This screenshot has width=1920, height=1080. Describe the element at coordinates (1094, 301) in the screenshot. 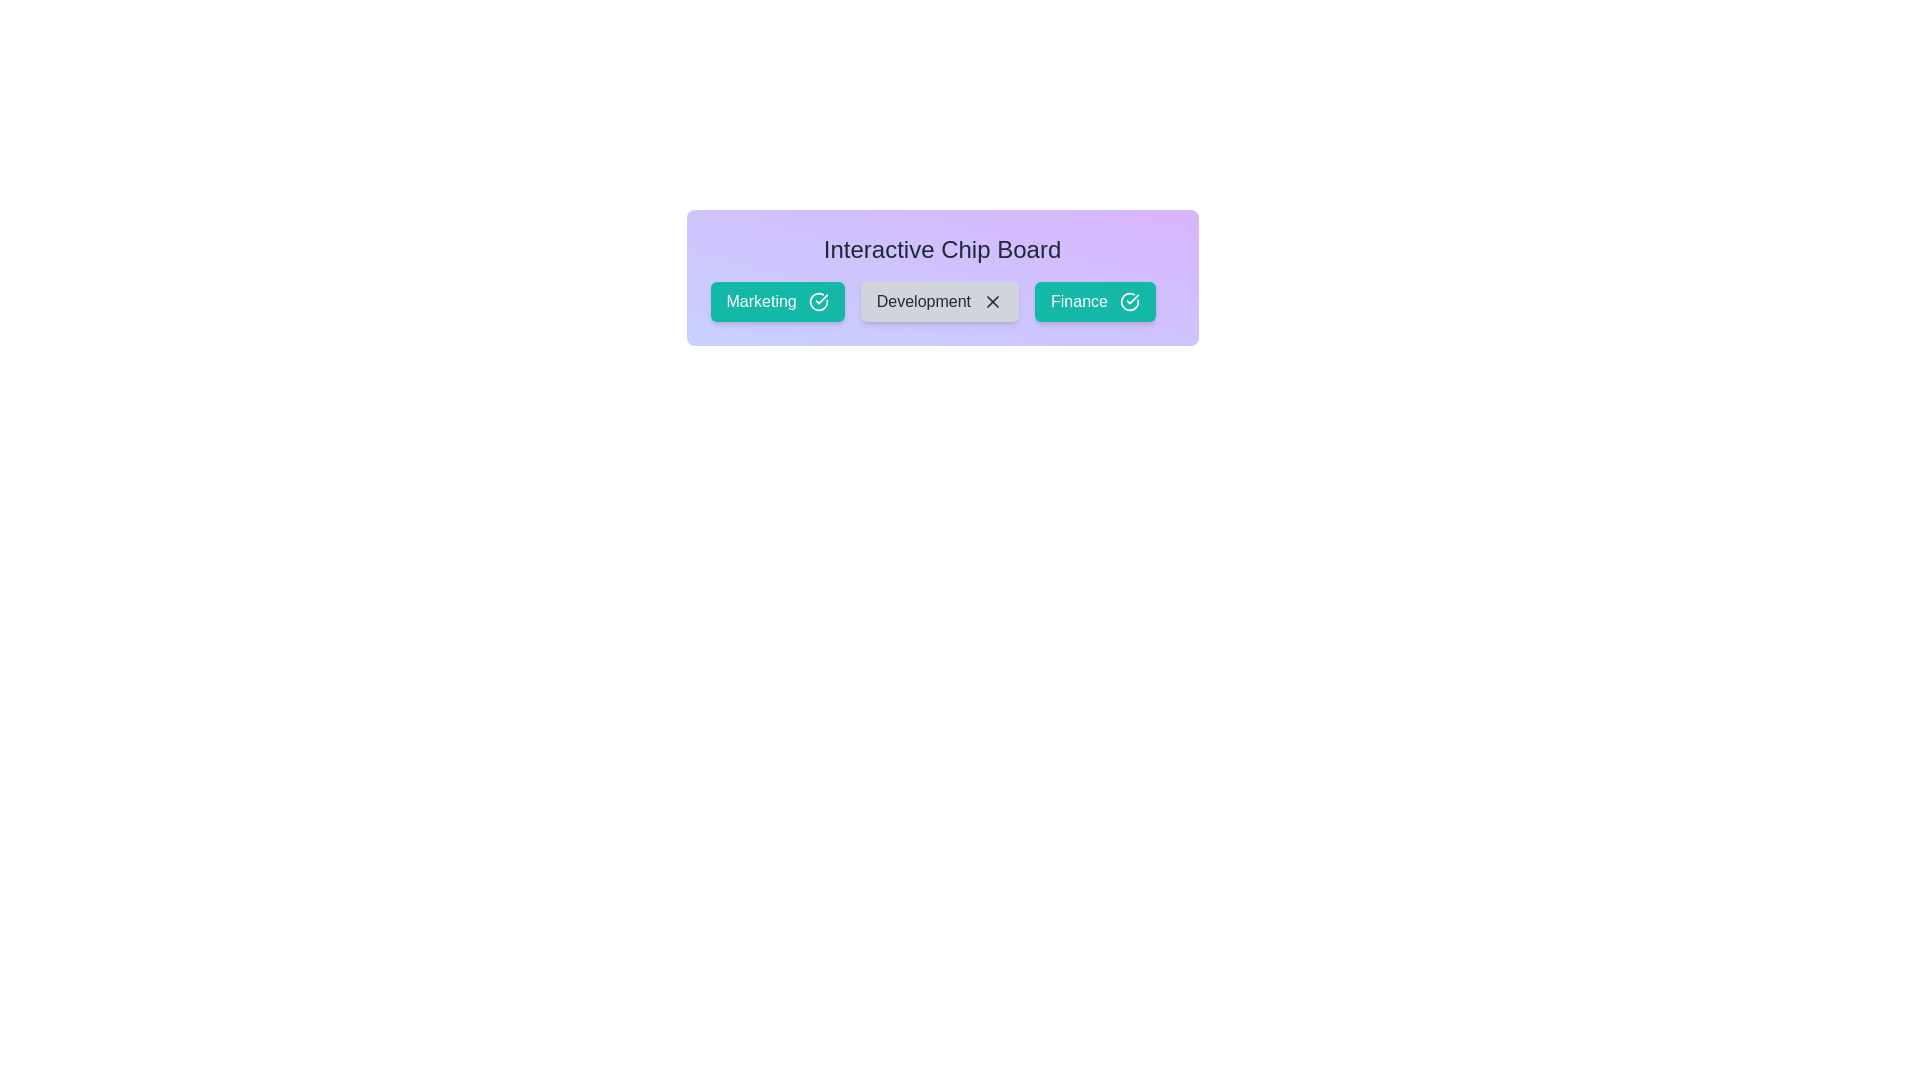

I see `the chip labeled Finance to observe its hover effect` at that location.